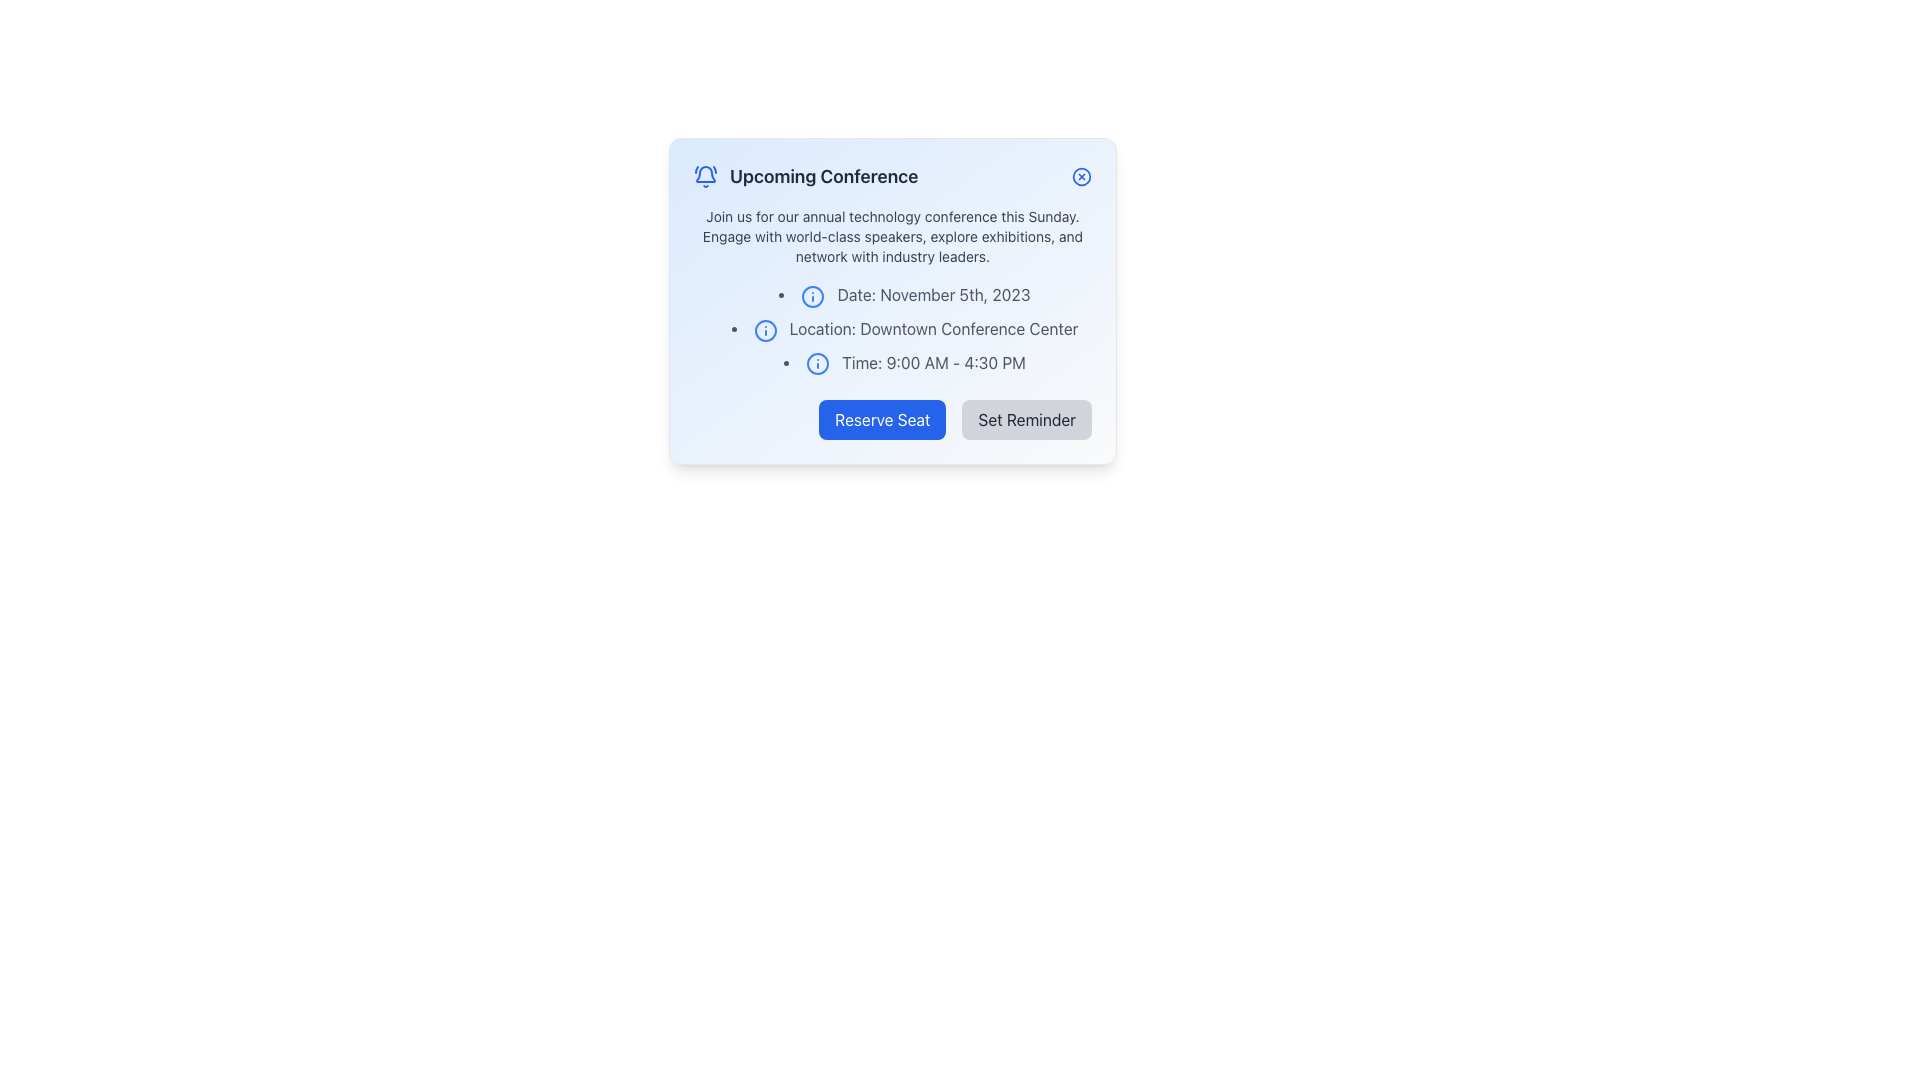  I want to click on the information icon, which is a circular shape outlined in blue with a smaller blue dot inside, located before the text 'Time: 9:00 AM - 4:30 PM', so click(818, 364).